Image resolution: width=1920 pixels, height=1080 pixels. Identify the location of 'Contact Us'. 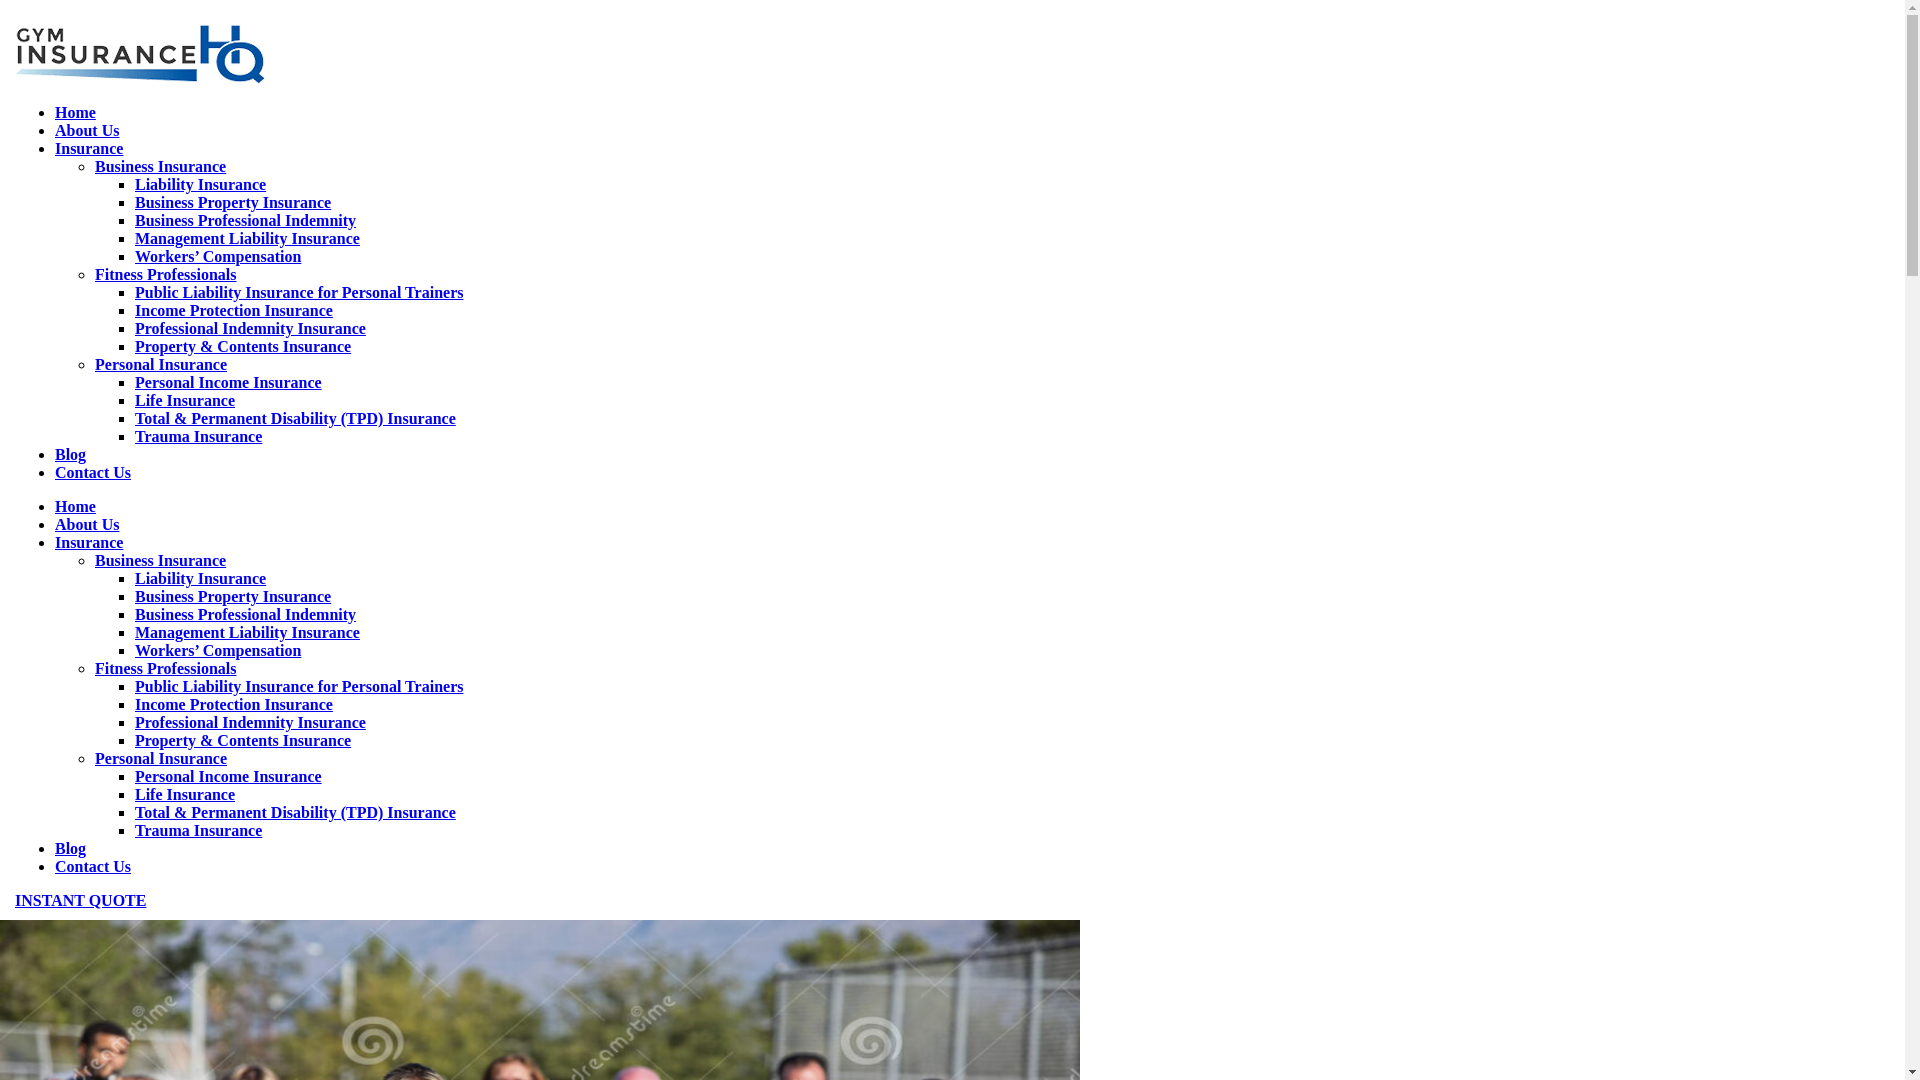
(54, 472).